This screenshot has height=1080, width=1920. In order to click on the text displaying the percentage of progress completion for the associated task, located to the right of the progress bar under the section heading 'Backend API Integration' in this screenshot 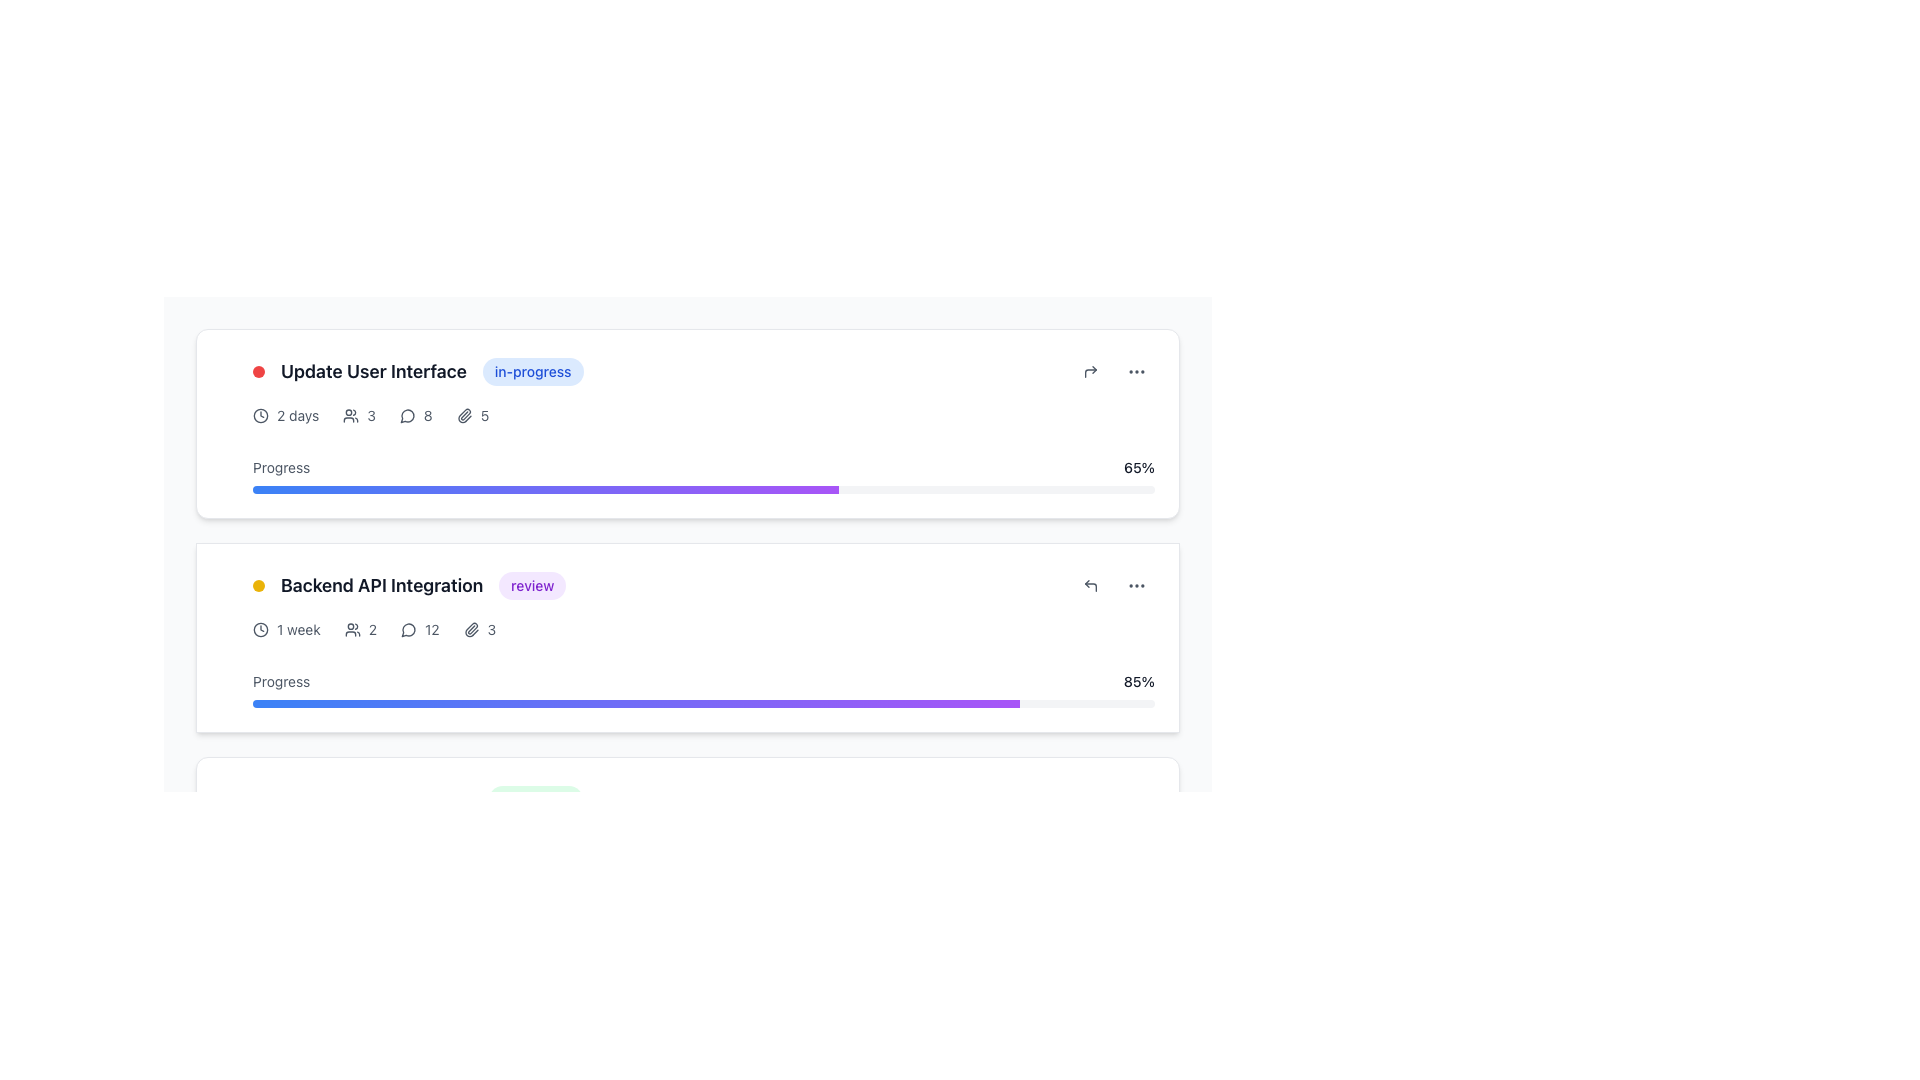, I will do `click(1139, 681)`.